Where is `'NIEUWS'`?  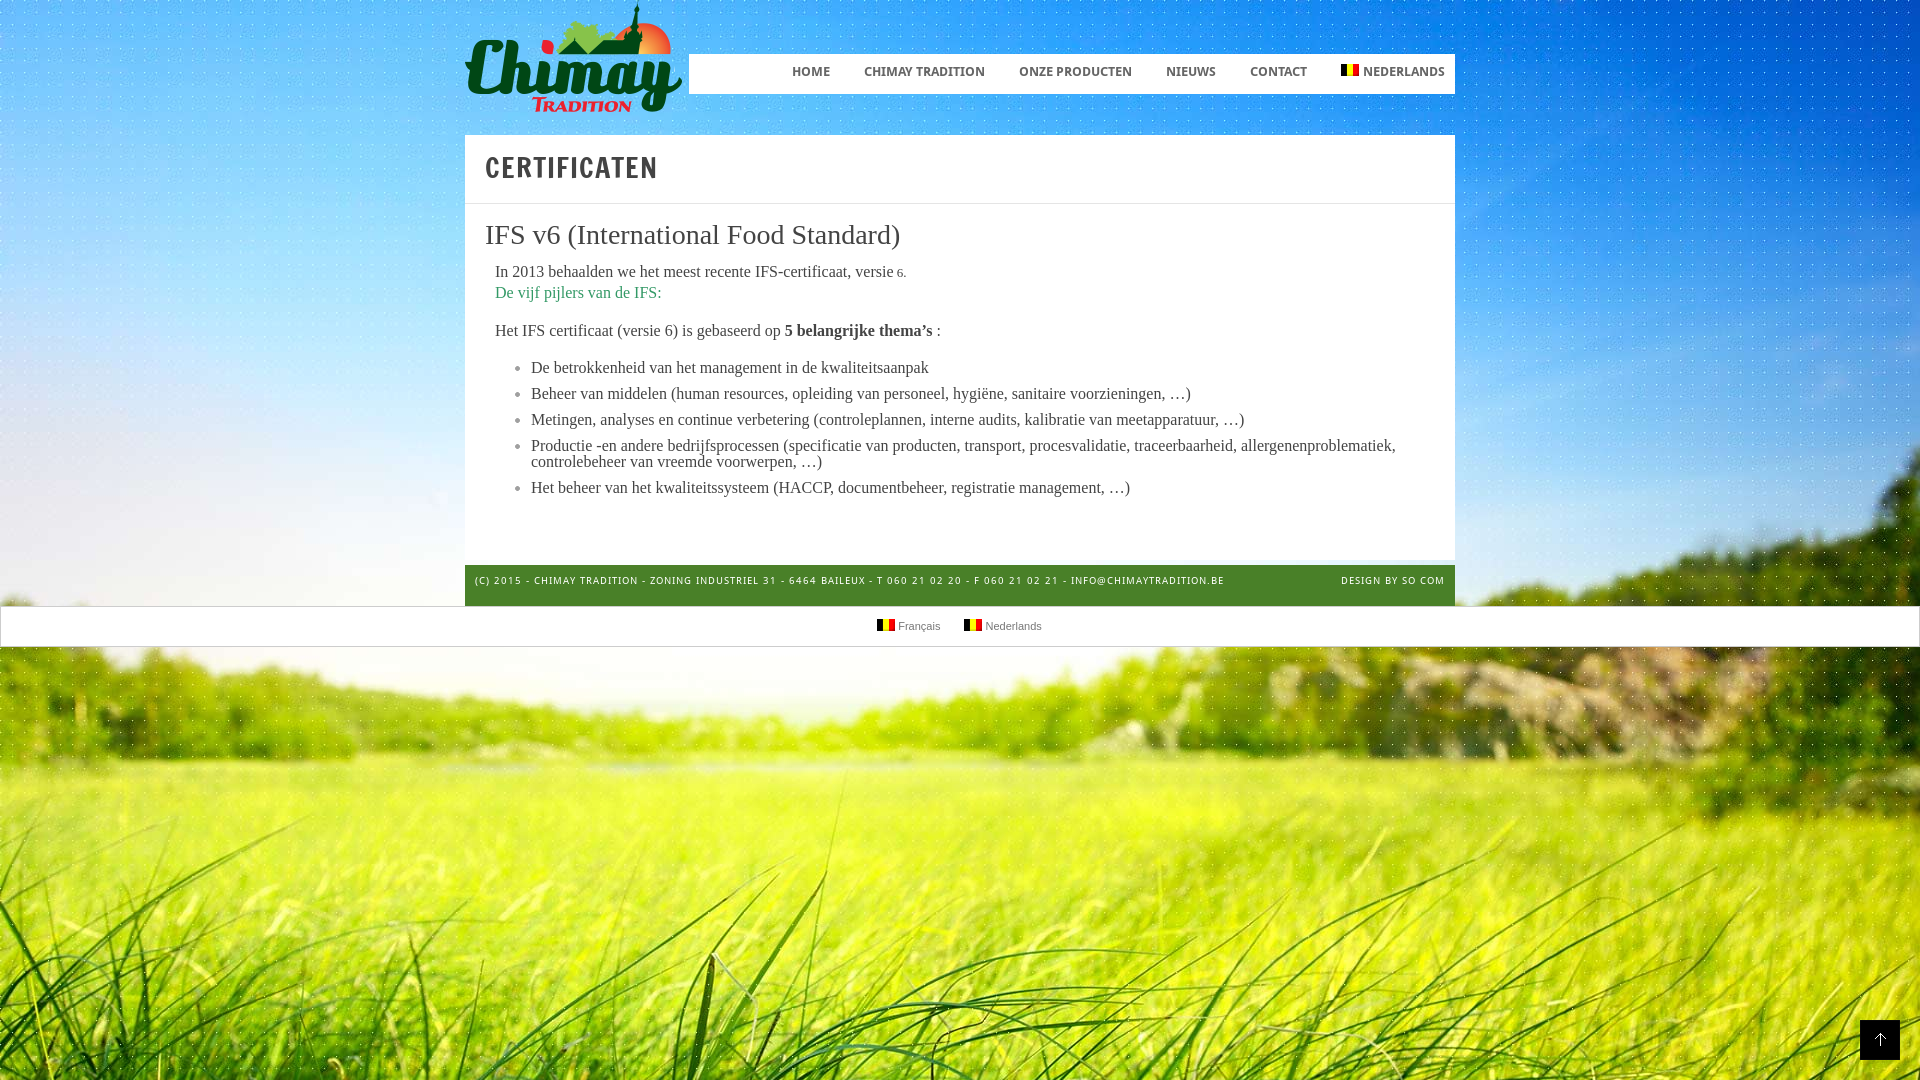
'NIEUWS' is located at coordinates (1190, 71).